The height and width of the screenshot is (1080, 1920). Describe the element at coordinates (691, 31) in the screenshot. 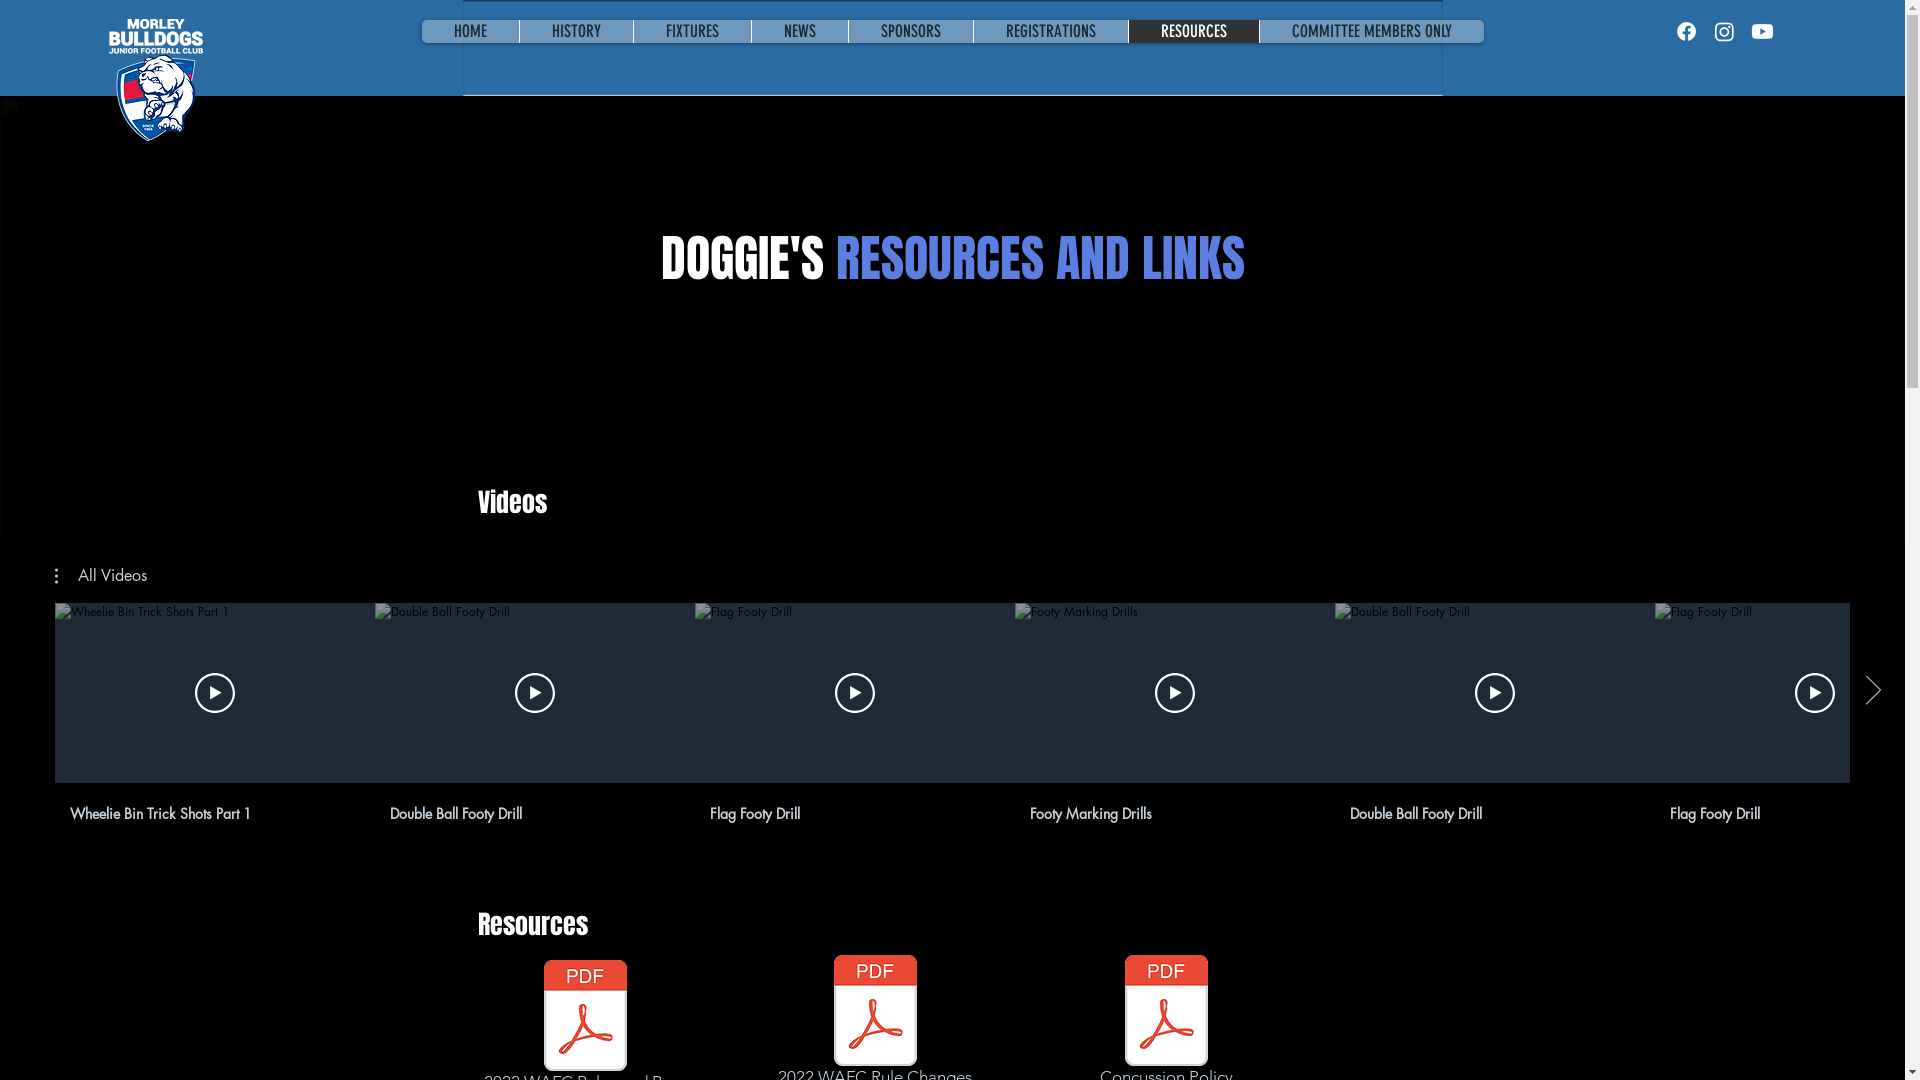

I see `'FIXTURES'` at that location.